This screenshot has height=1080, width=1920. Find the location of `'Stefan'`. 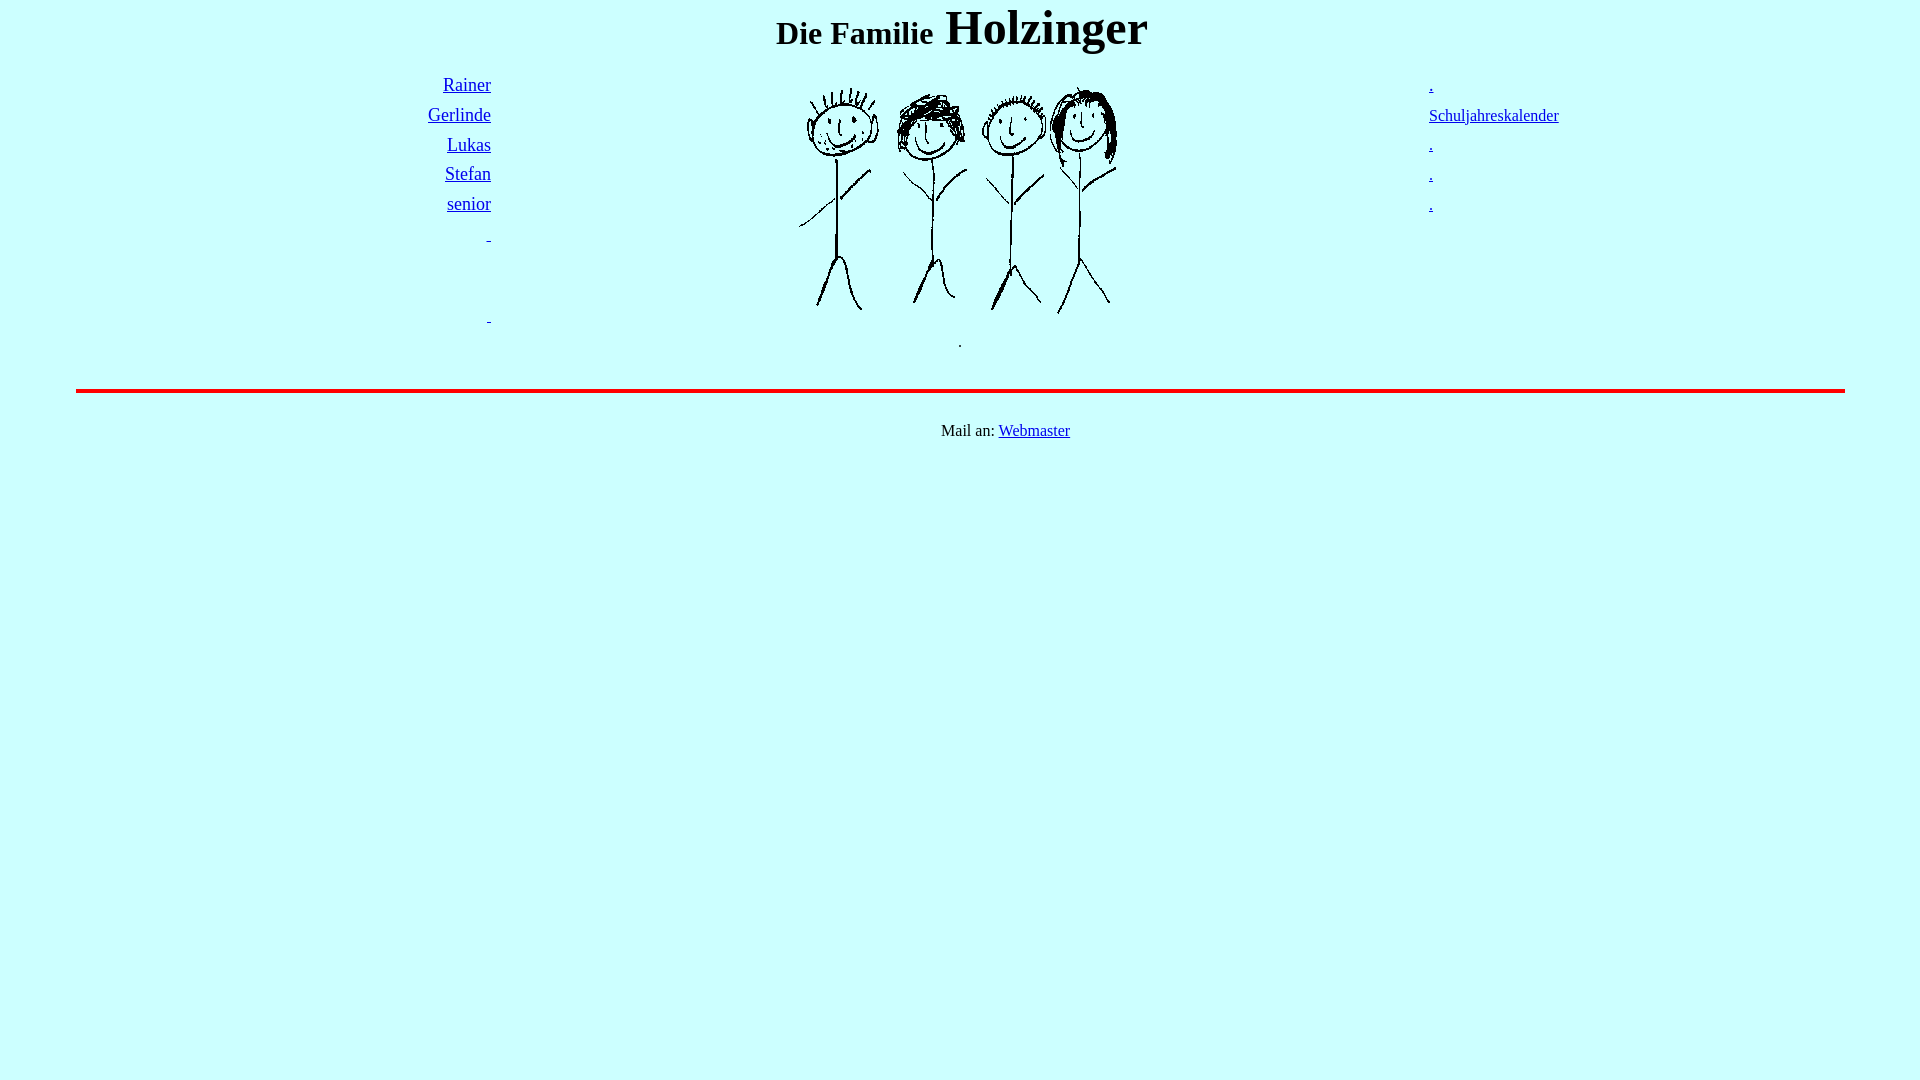

'Stefan' is located at coordinates (467, 173).